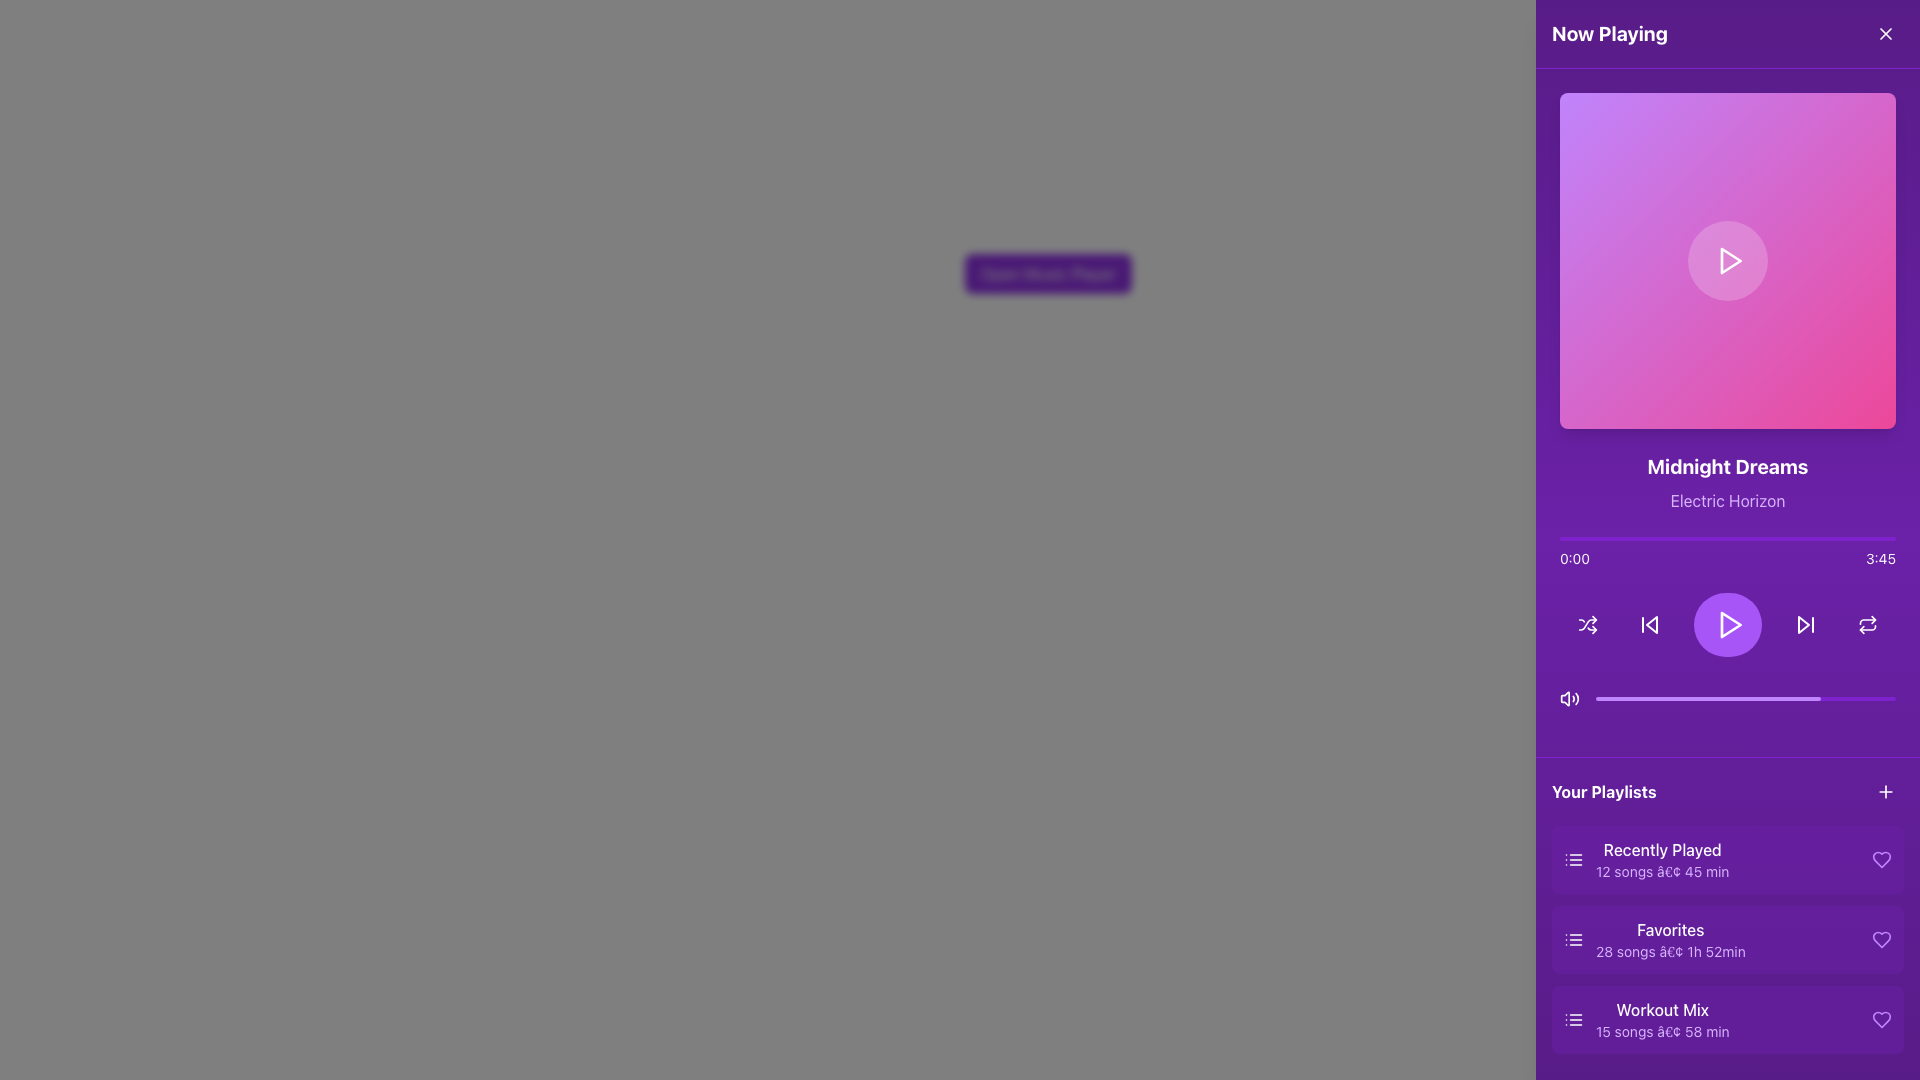  Describe the element at coordinates (1880, 940) in the screenshot. I see `the heart-shaped icon with a purple color scheme located beside the 'Favorites' playlist in the 'Your Playlists' section` at that location.